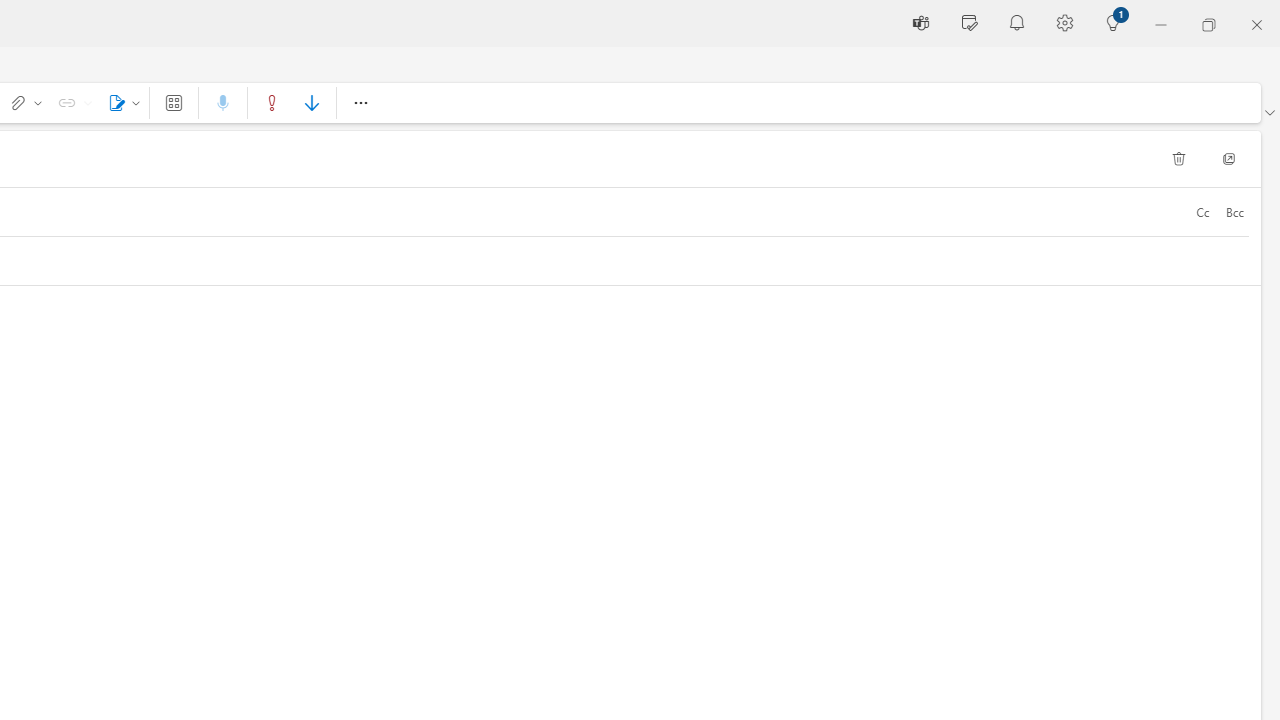 This screenshot has height=720, width=1280. What do you see at coordinates (174, 102) in the screenshot?
I see `'Apps'` at bounding box center [174, 102].